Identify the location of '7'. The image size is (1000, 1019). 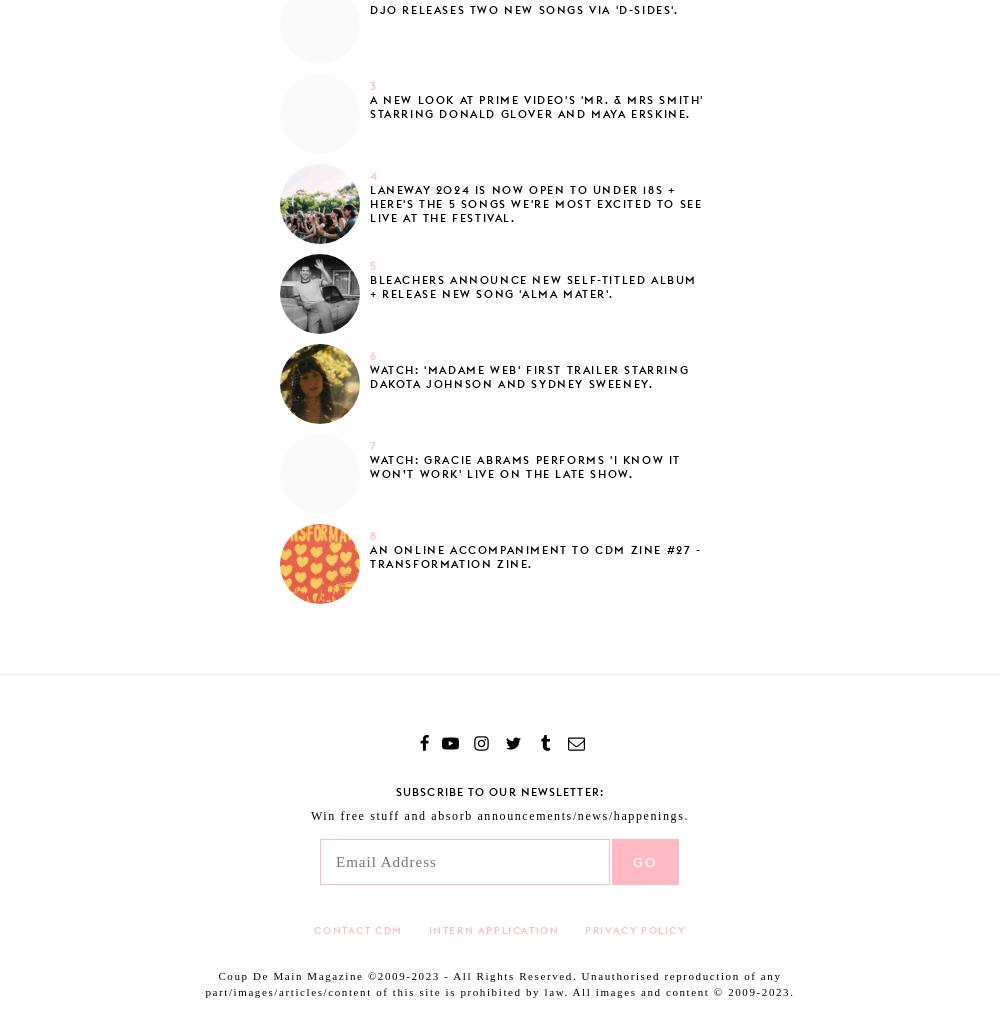
(372, 446).